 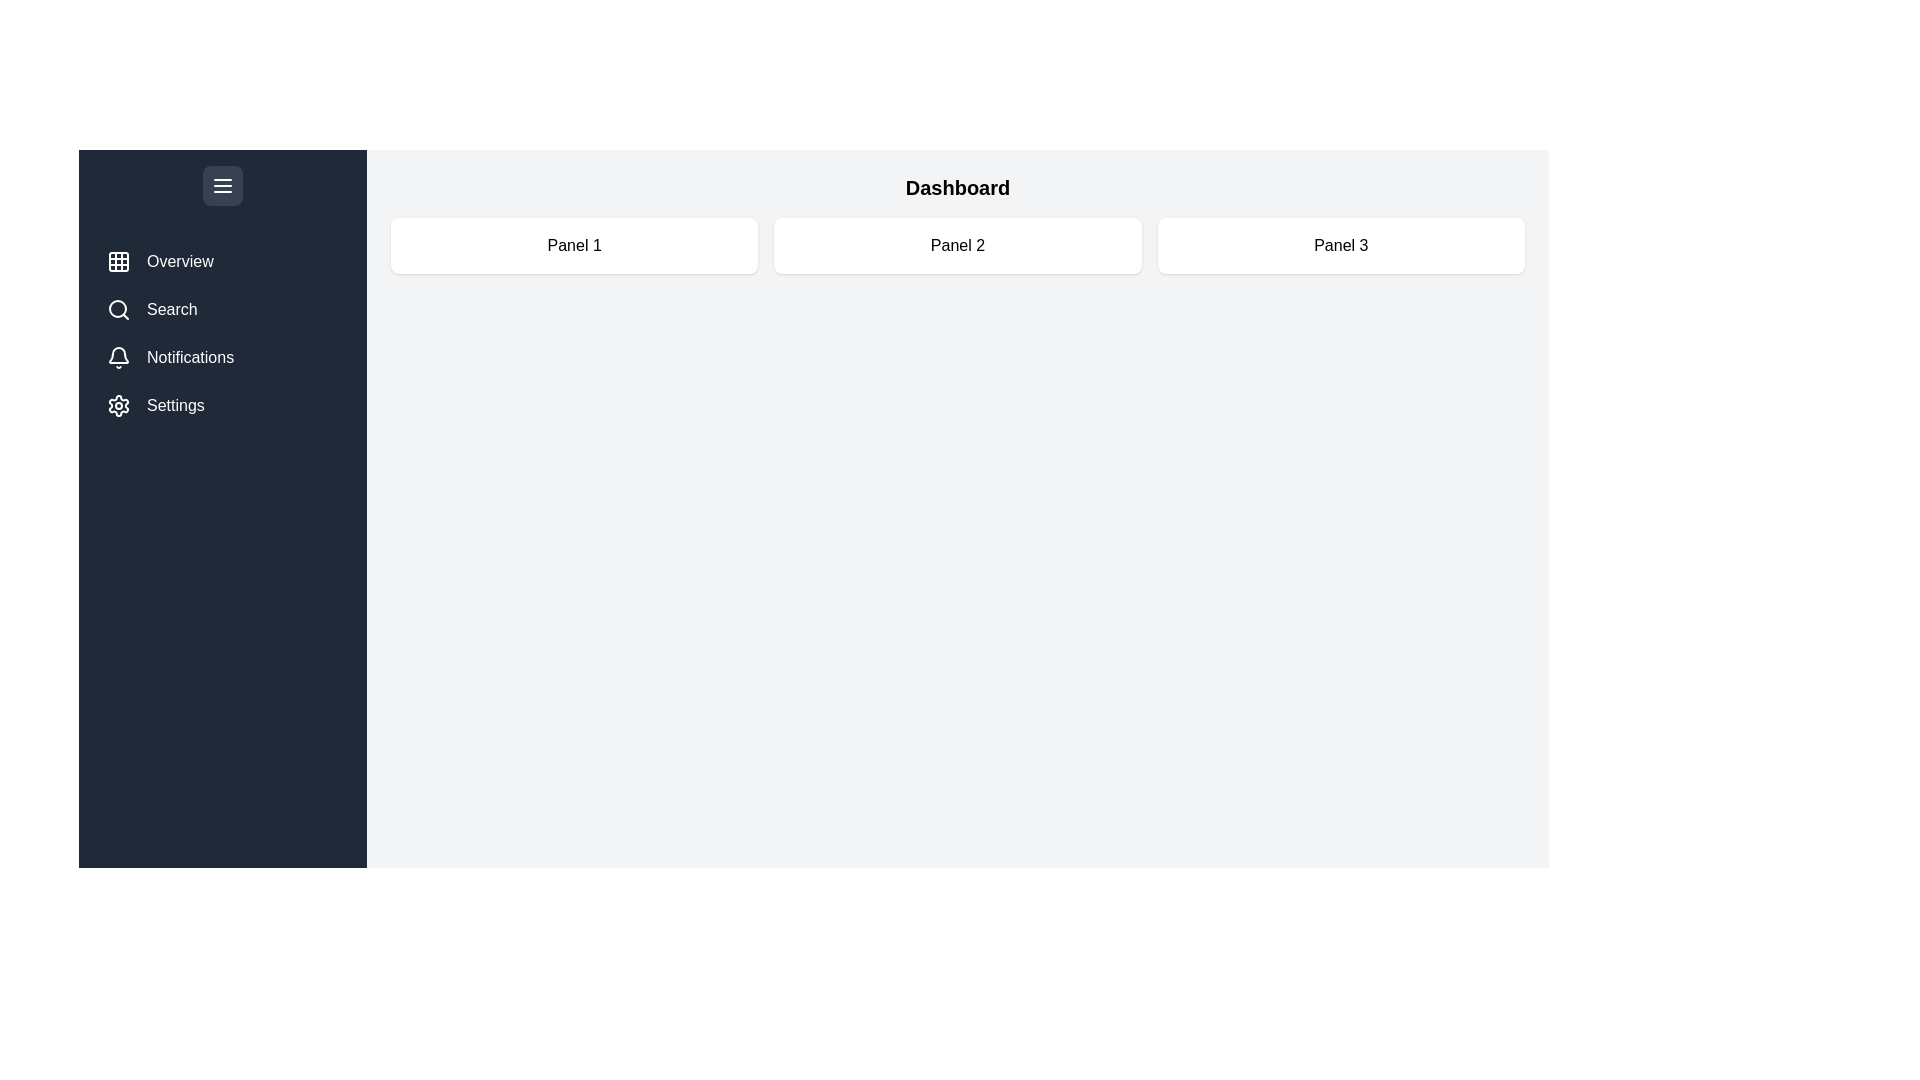 I want to click on the menu item Search to observe its hover effect, so click(x=222, y=309).